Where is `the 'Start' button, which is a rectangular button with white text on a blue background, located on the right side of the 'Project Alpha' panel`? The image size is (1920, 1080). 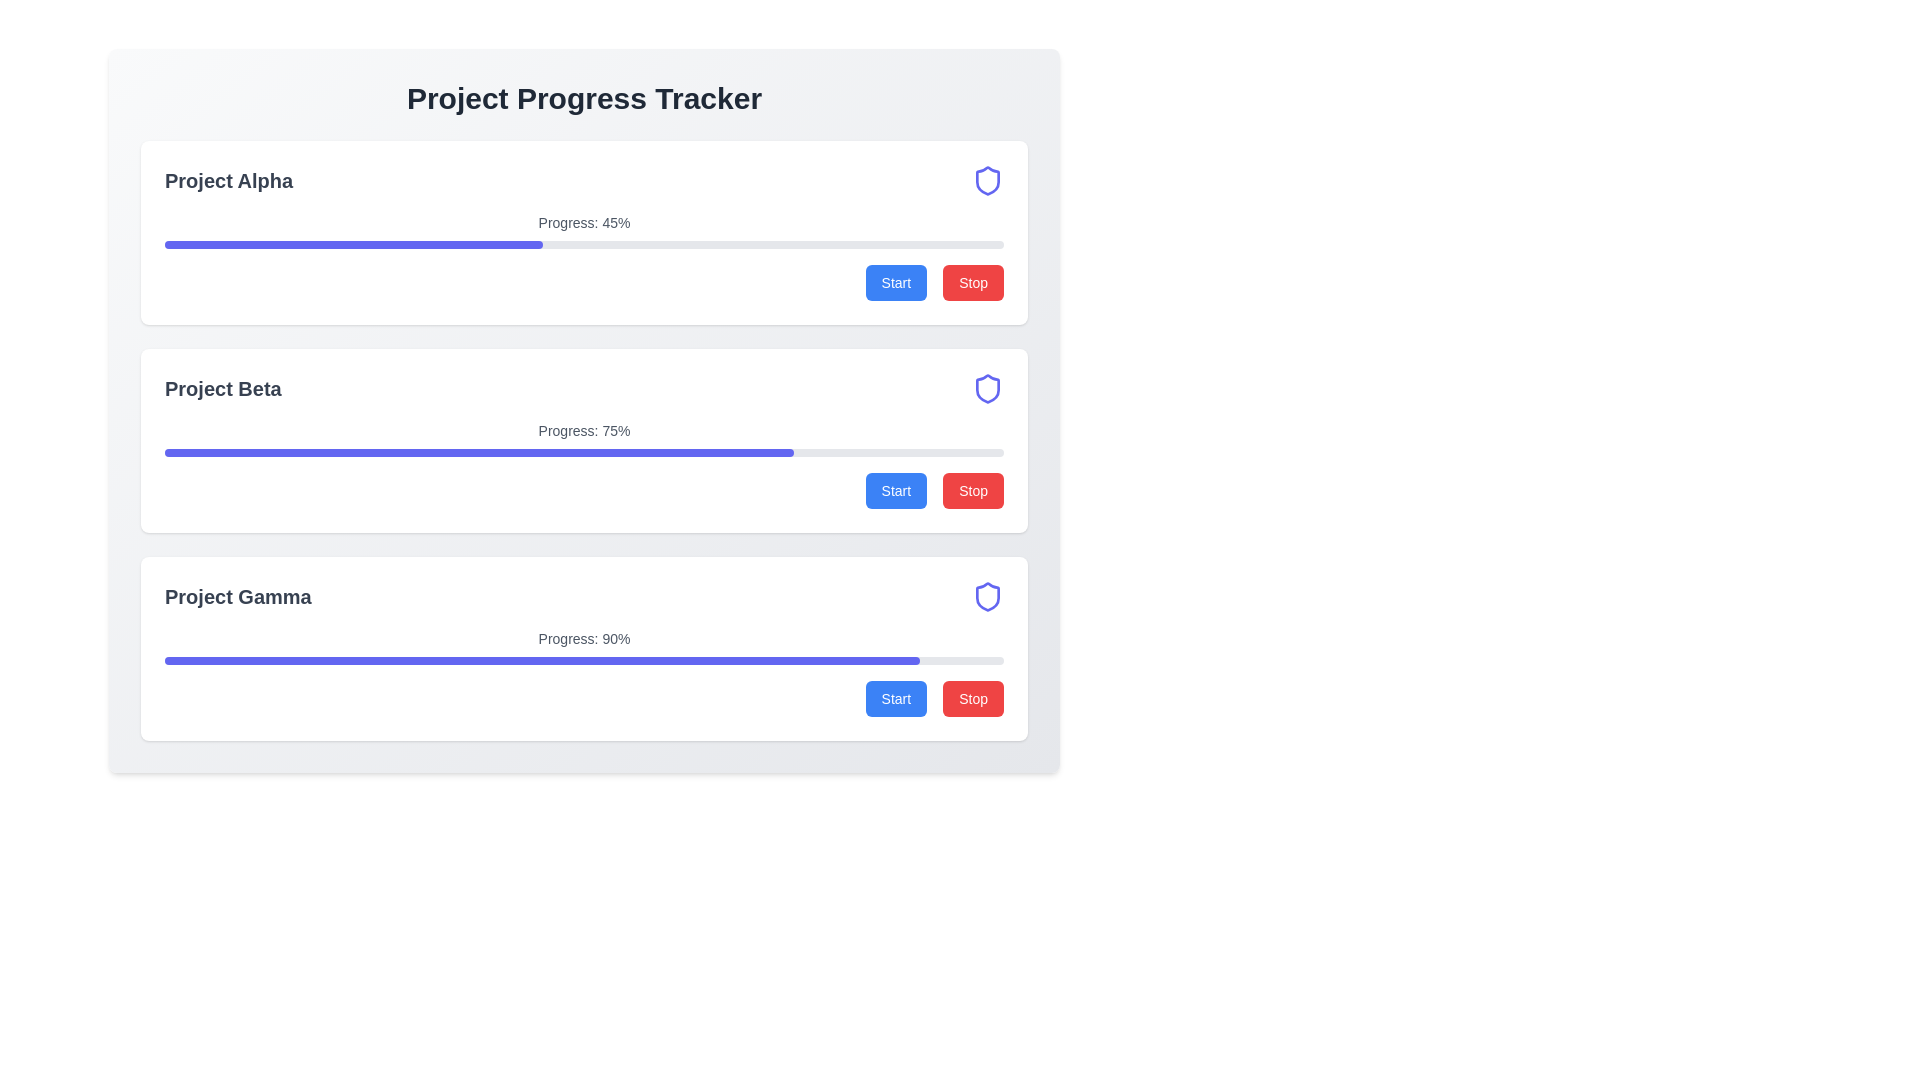
the 'Start' button, which is a rectangular button with white text on a blue background, located on the right side of the 'Project Alpha' panel is located at coordinates (895, 282).